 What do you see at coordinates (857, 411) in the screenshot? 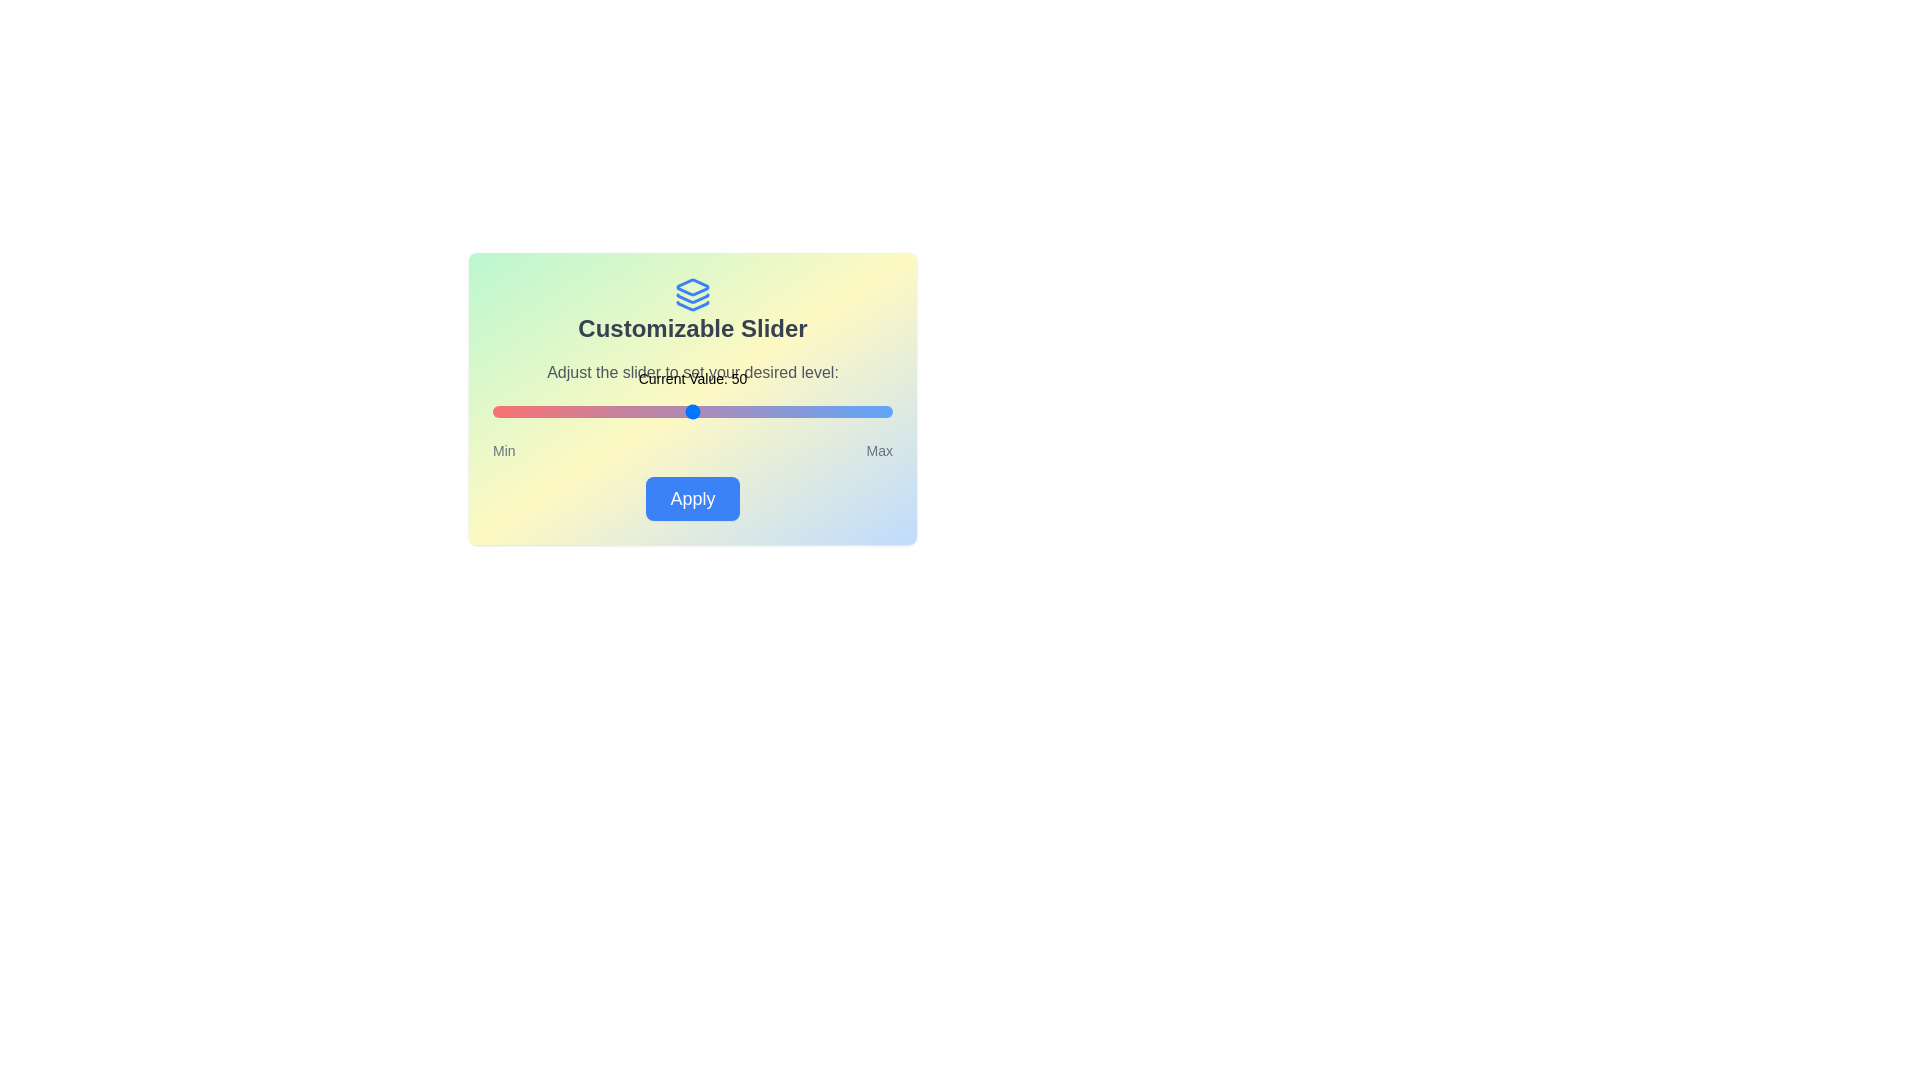
I see `the slider to set its value to 91` at bounding box center [857, 411].